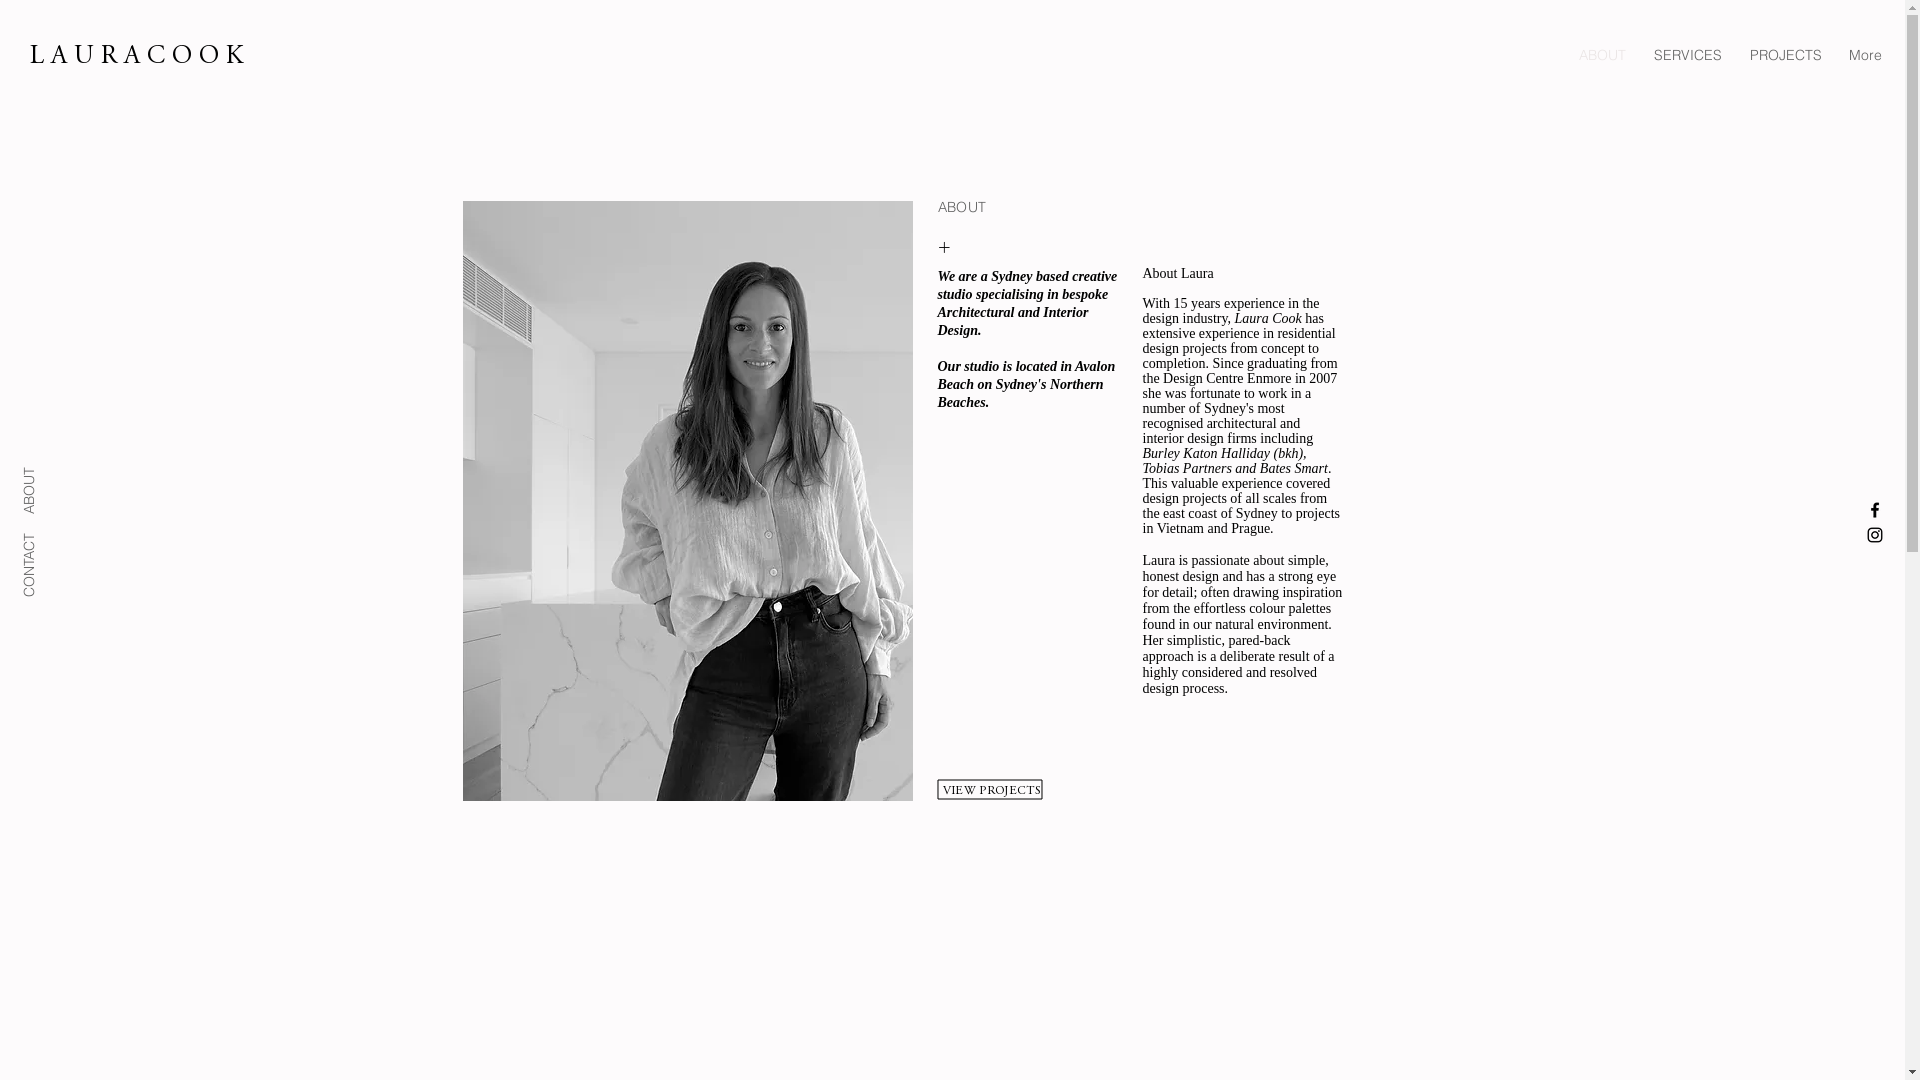 The width and height of the screenshot is (1920, 1080). Describe the element at coordinates (1785, 53) in the screenshot. I see `'PROJECTS'` at that location.